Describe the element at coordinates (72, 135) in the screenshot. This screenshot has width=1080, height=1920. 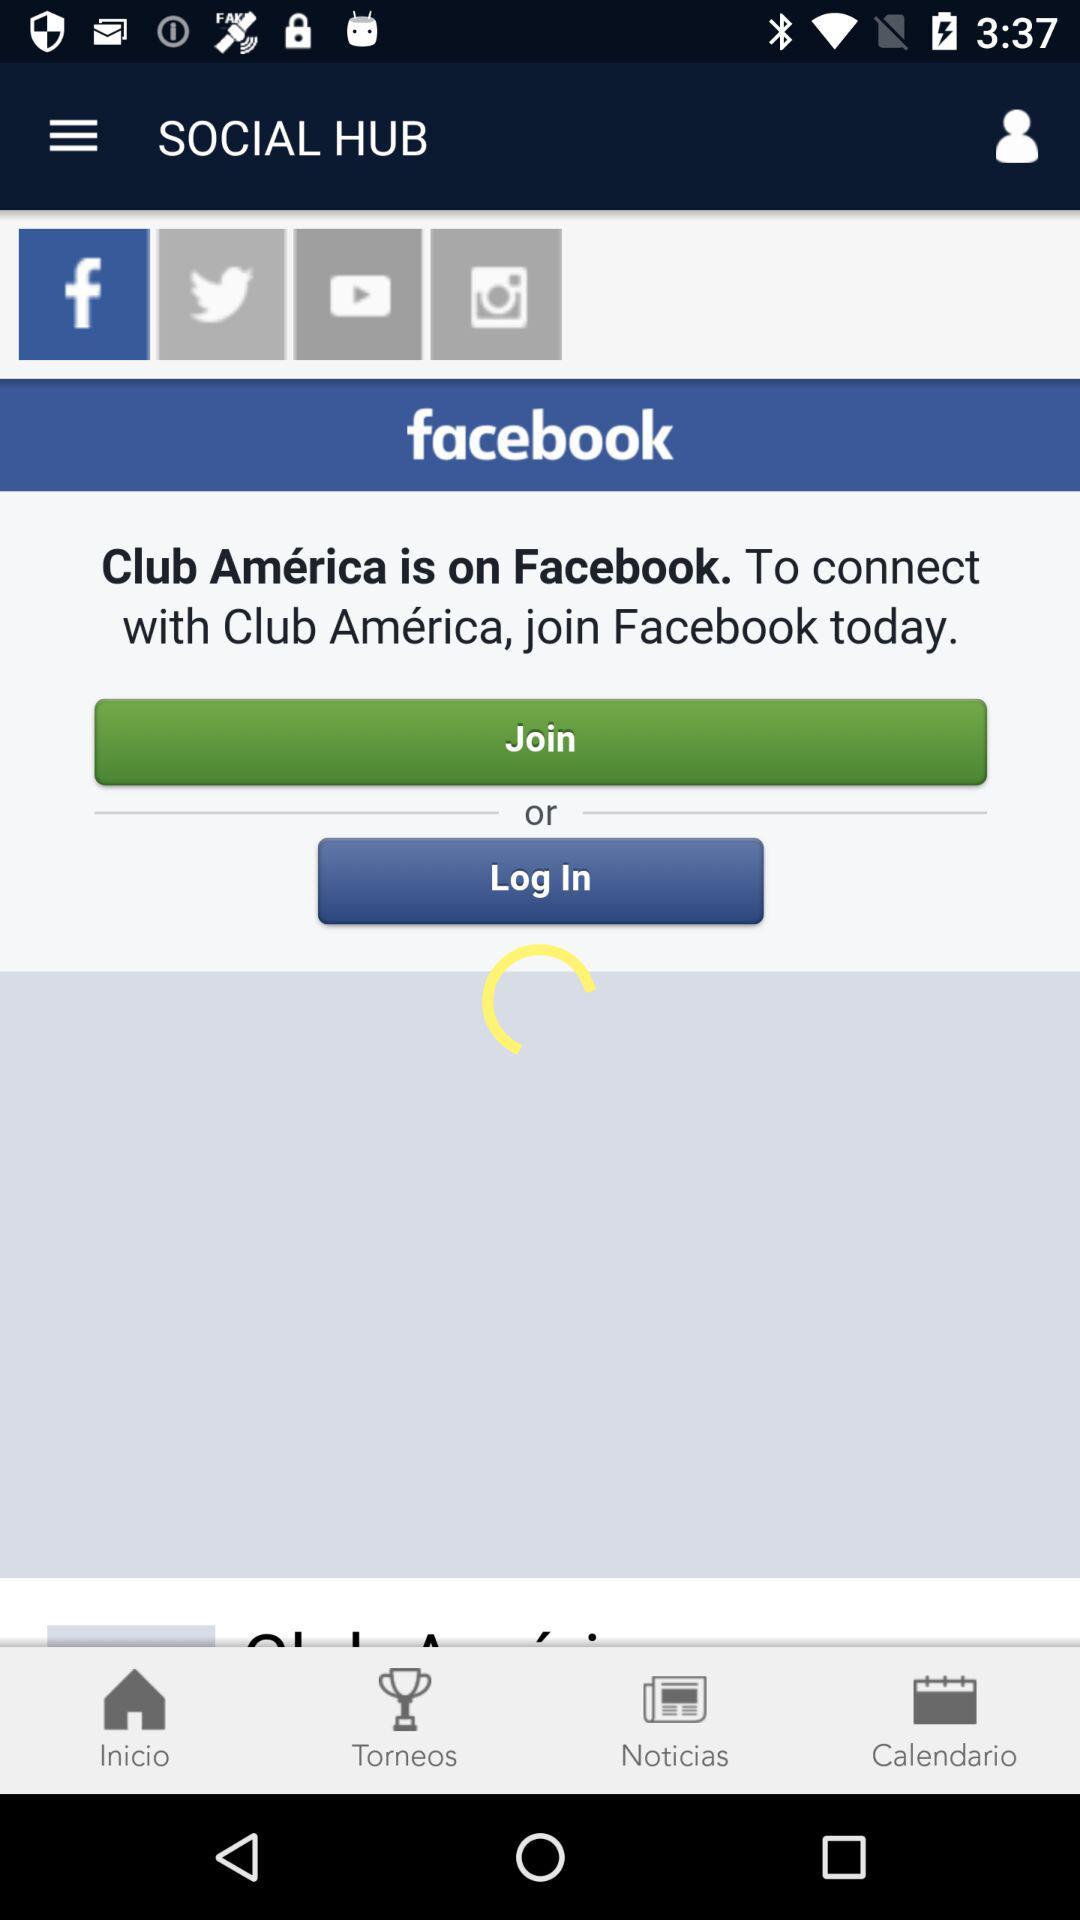
I see `menu option` at that location.